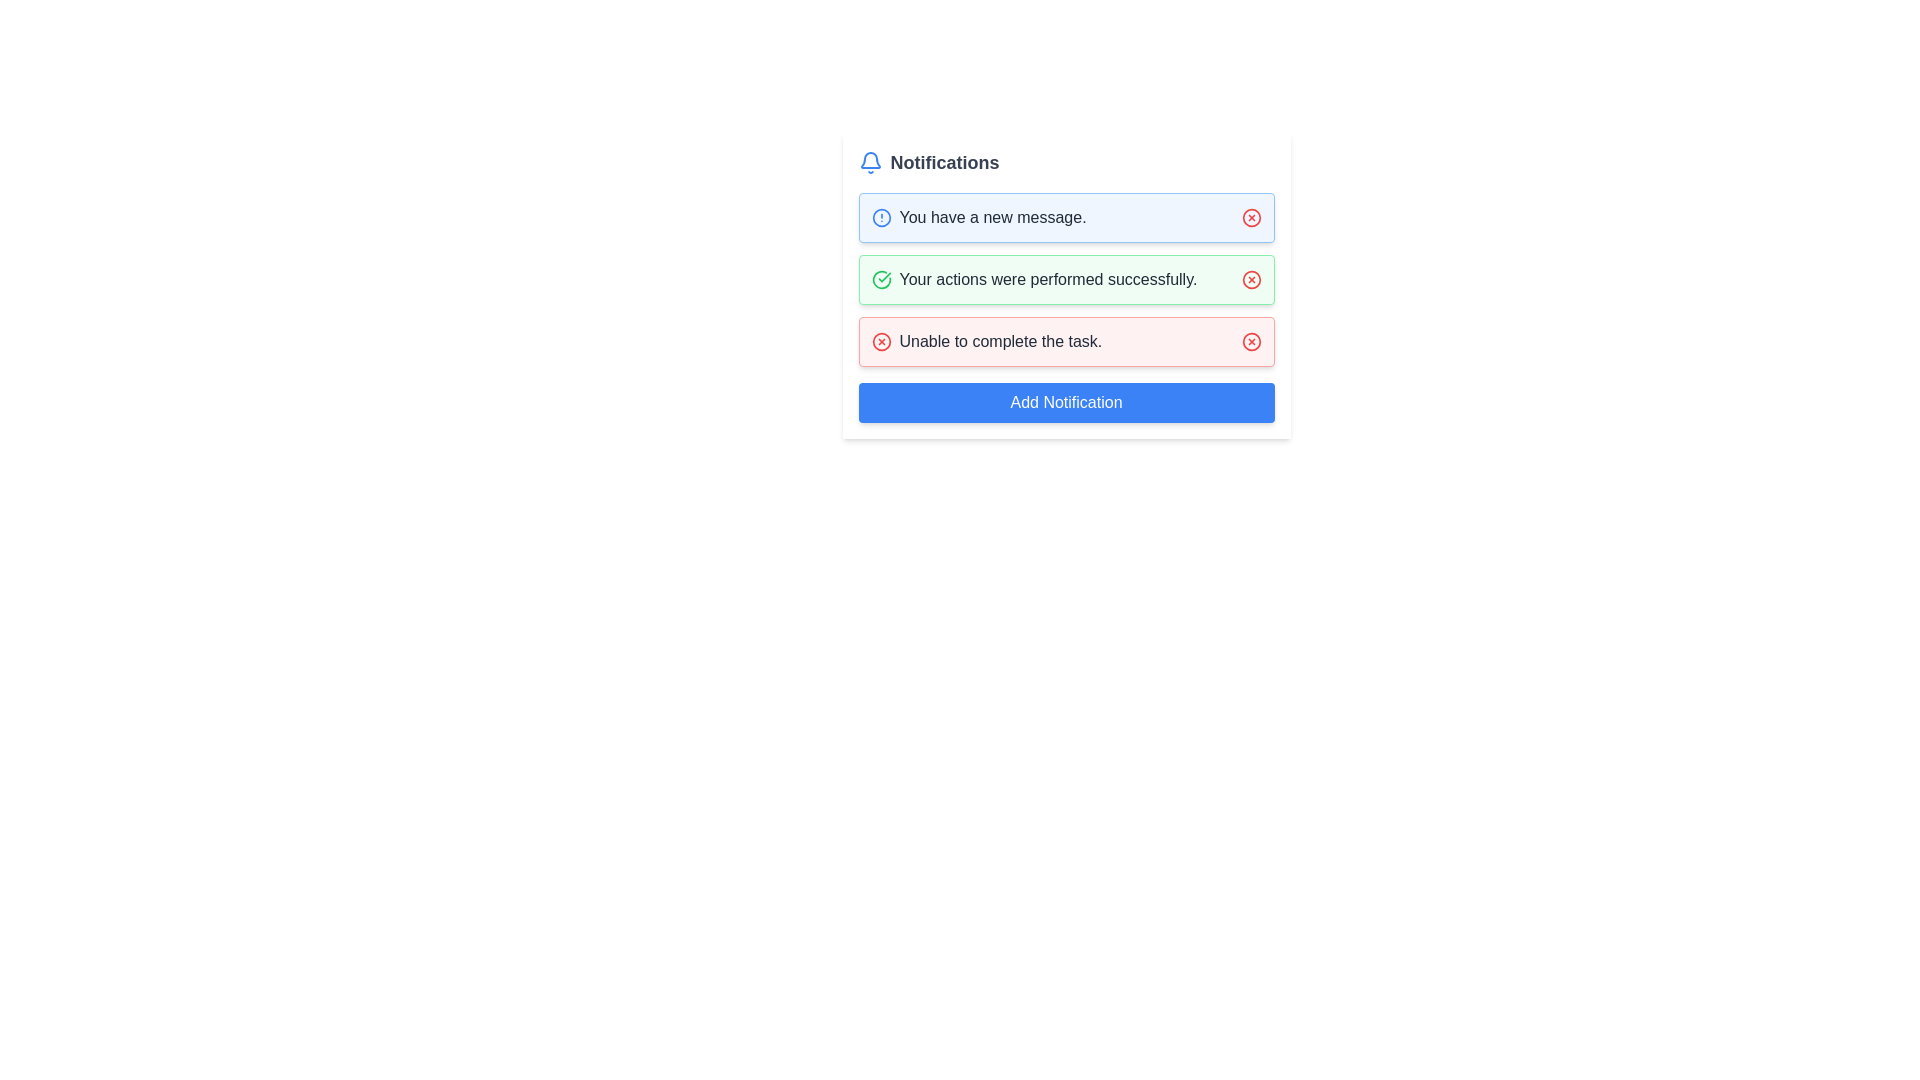 The image size is (1920, 1080). I want to click on the circular green checkmark icon from the second notification card, so click(880, 280).